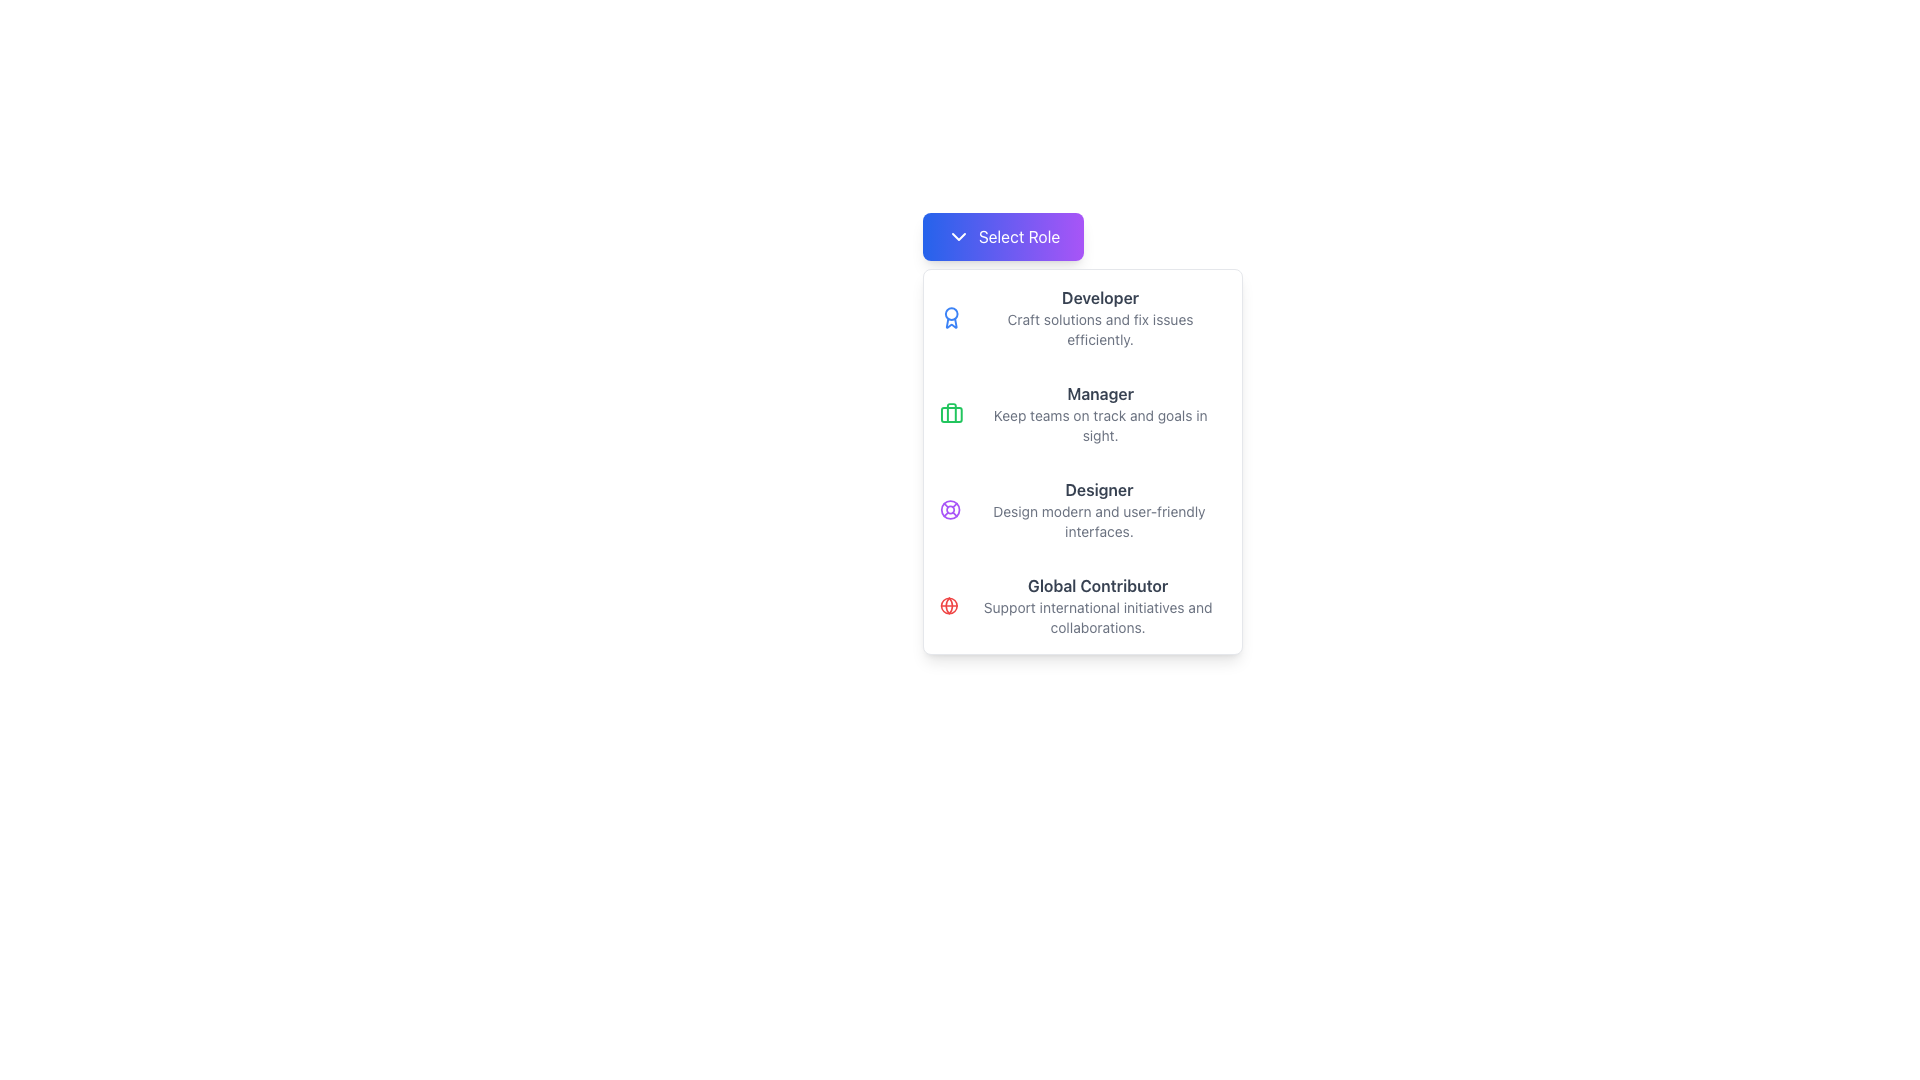 This screenshot has width=1920, height=1080. I want to click on the first selectable list item representing the 'Developer' role, which is located just below the 'Select Role' header, so click(1099, 316).